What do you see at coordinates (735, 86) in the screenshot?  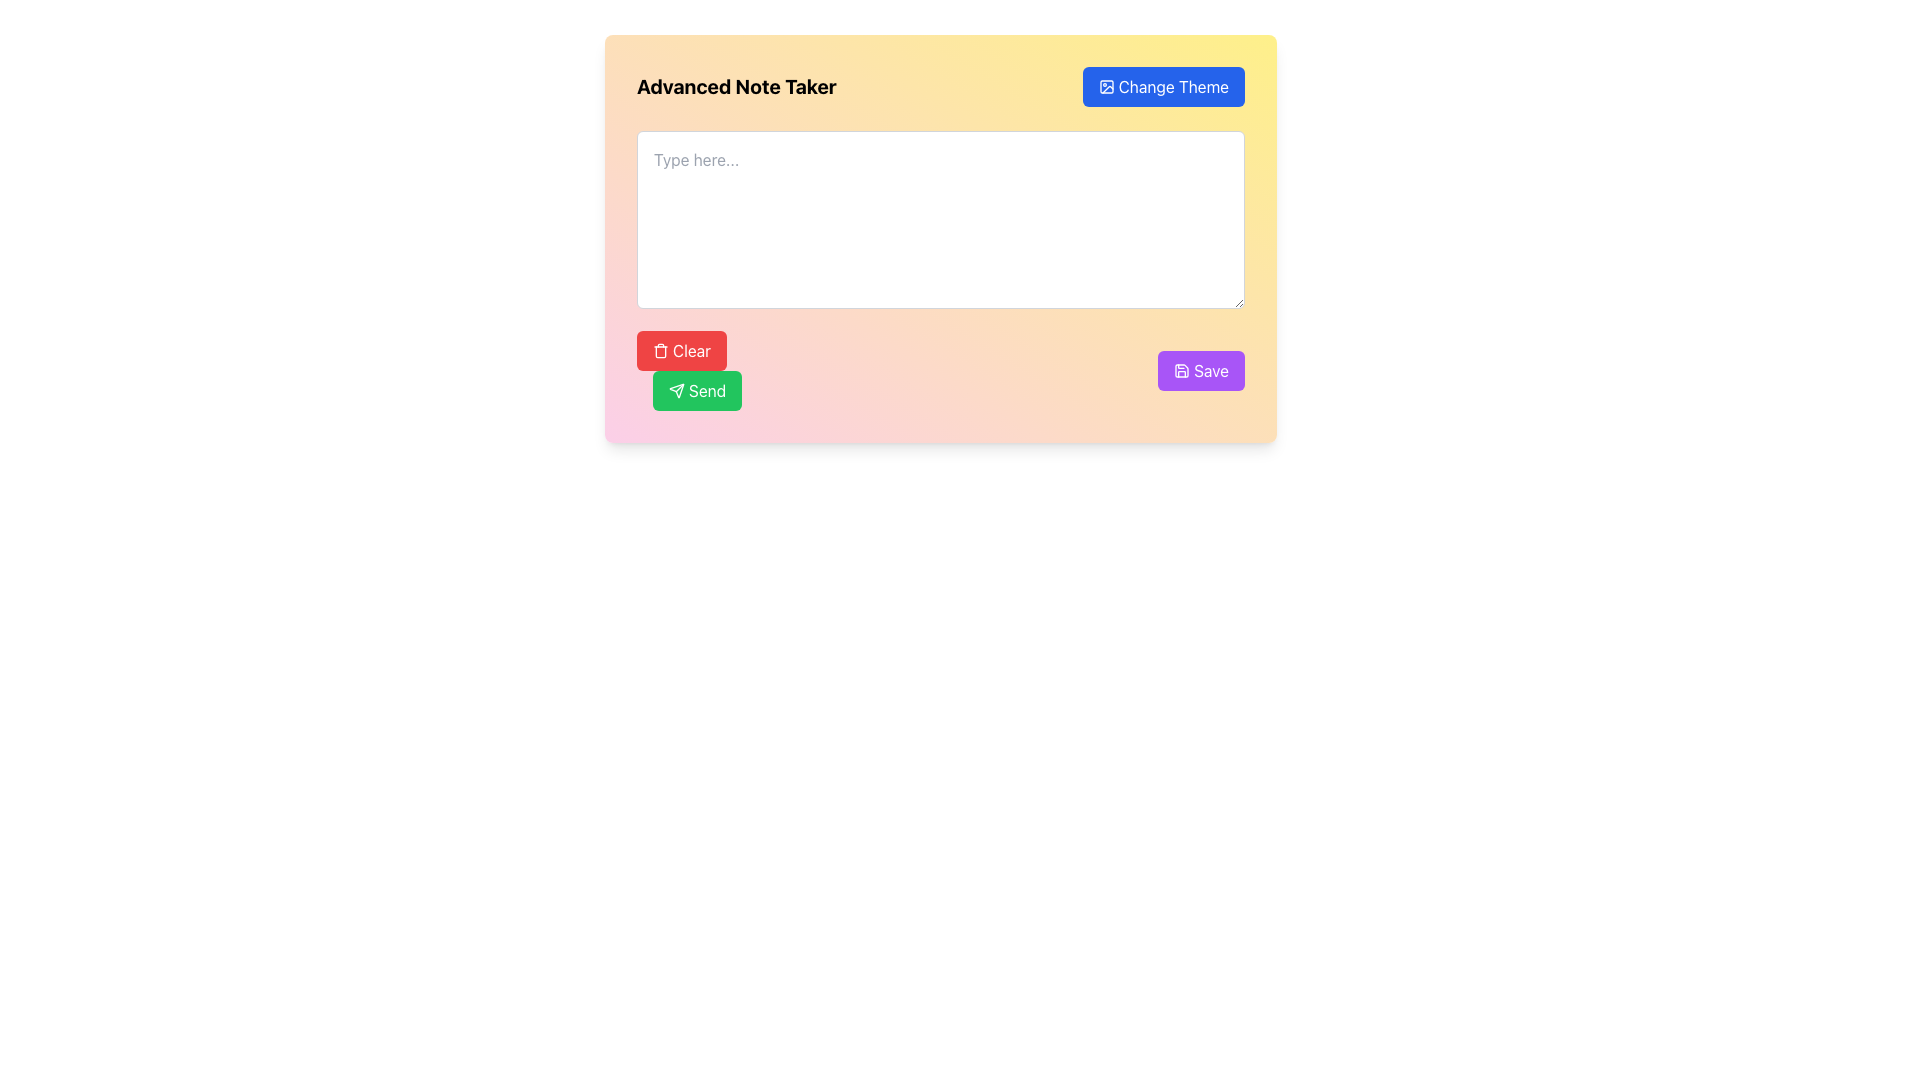 I see `the Text label that represents the title of the application, located in the upper-left quadrant of the interface, adjacent to the 'Change Theme' button` at bounding box center [735, 86].